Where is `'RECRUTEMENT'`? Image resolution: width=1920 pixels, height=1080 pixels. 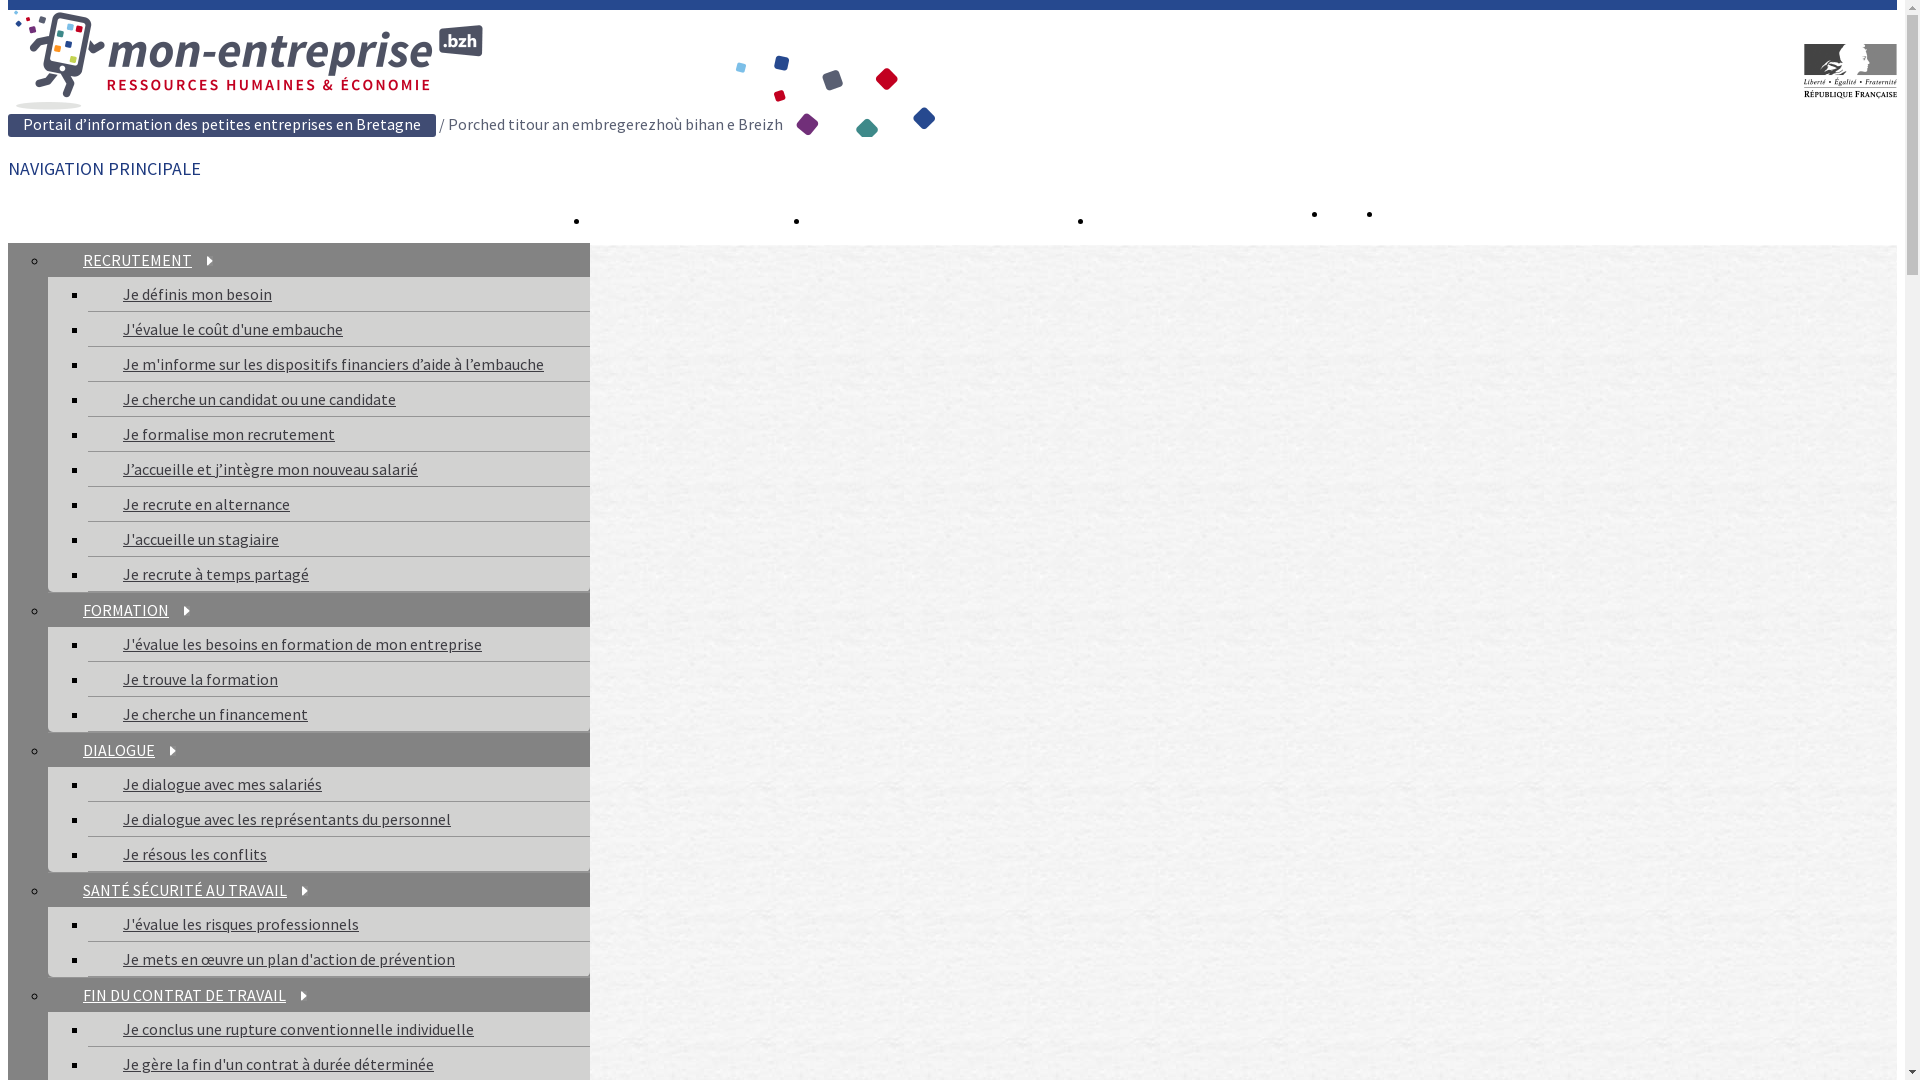 'RECRUTEMENT' is located at coordinates (147, 258).